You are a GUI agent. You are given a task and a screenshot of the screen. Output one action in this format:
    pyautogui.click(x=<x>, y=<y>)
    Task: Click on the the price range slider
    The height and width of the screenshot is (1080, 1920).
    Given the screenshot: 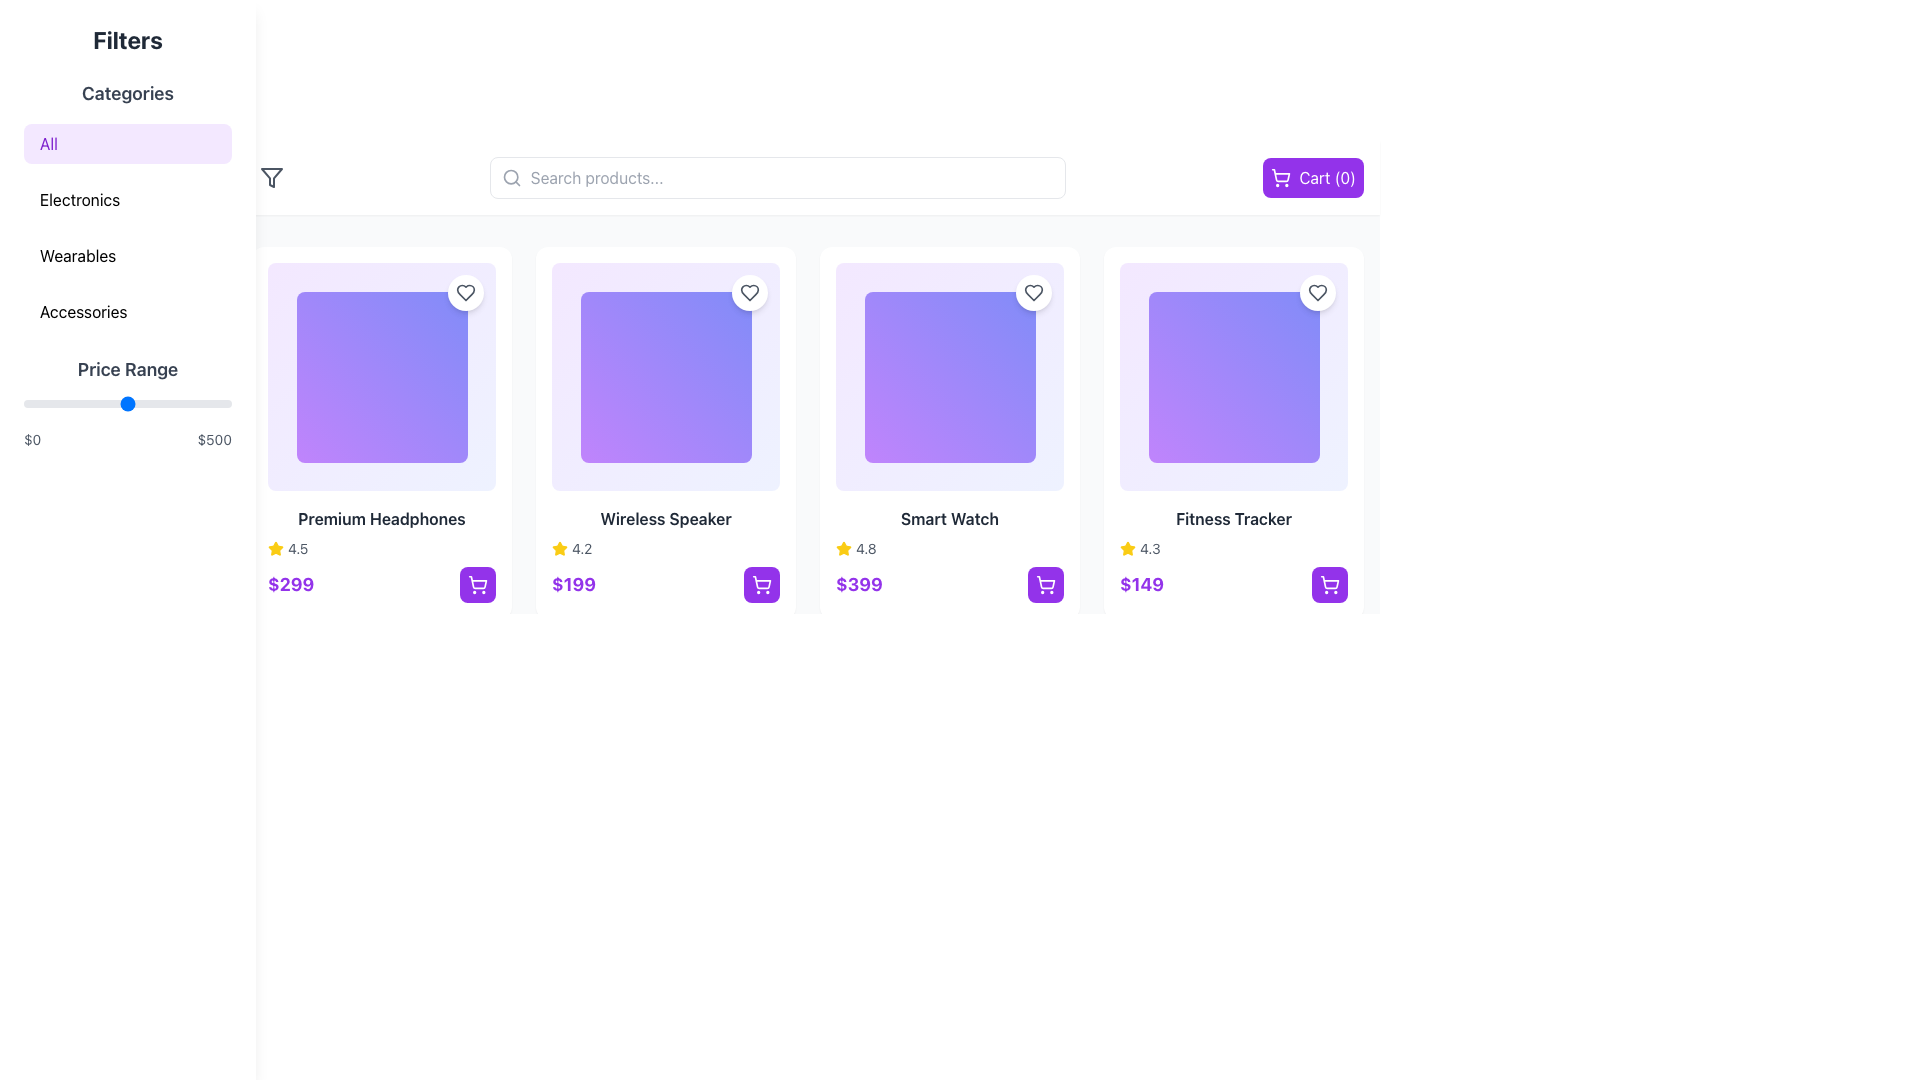 What is the action you would take?
    pyautogui.click(x=47, y=404)
    